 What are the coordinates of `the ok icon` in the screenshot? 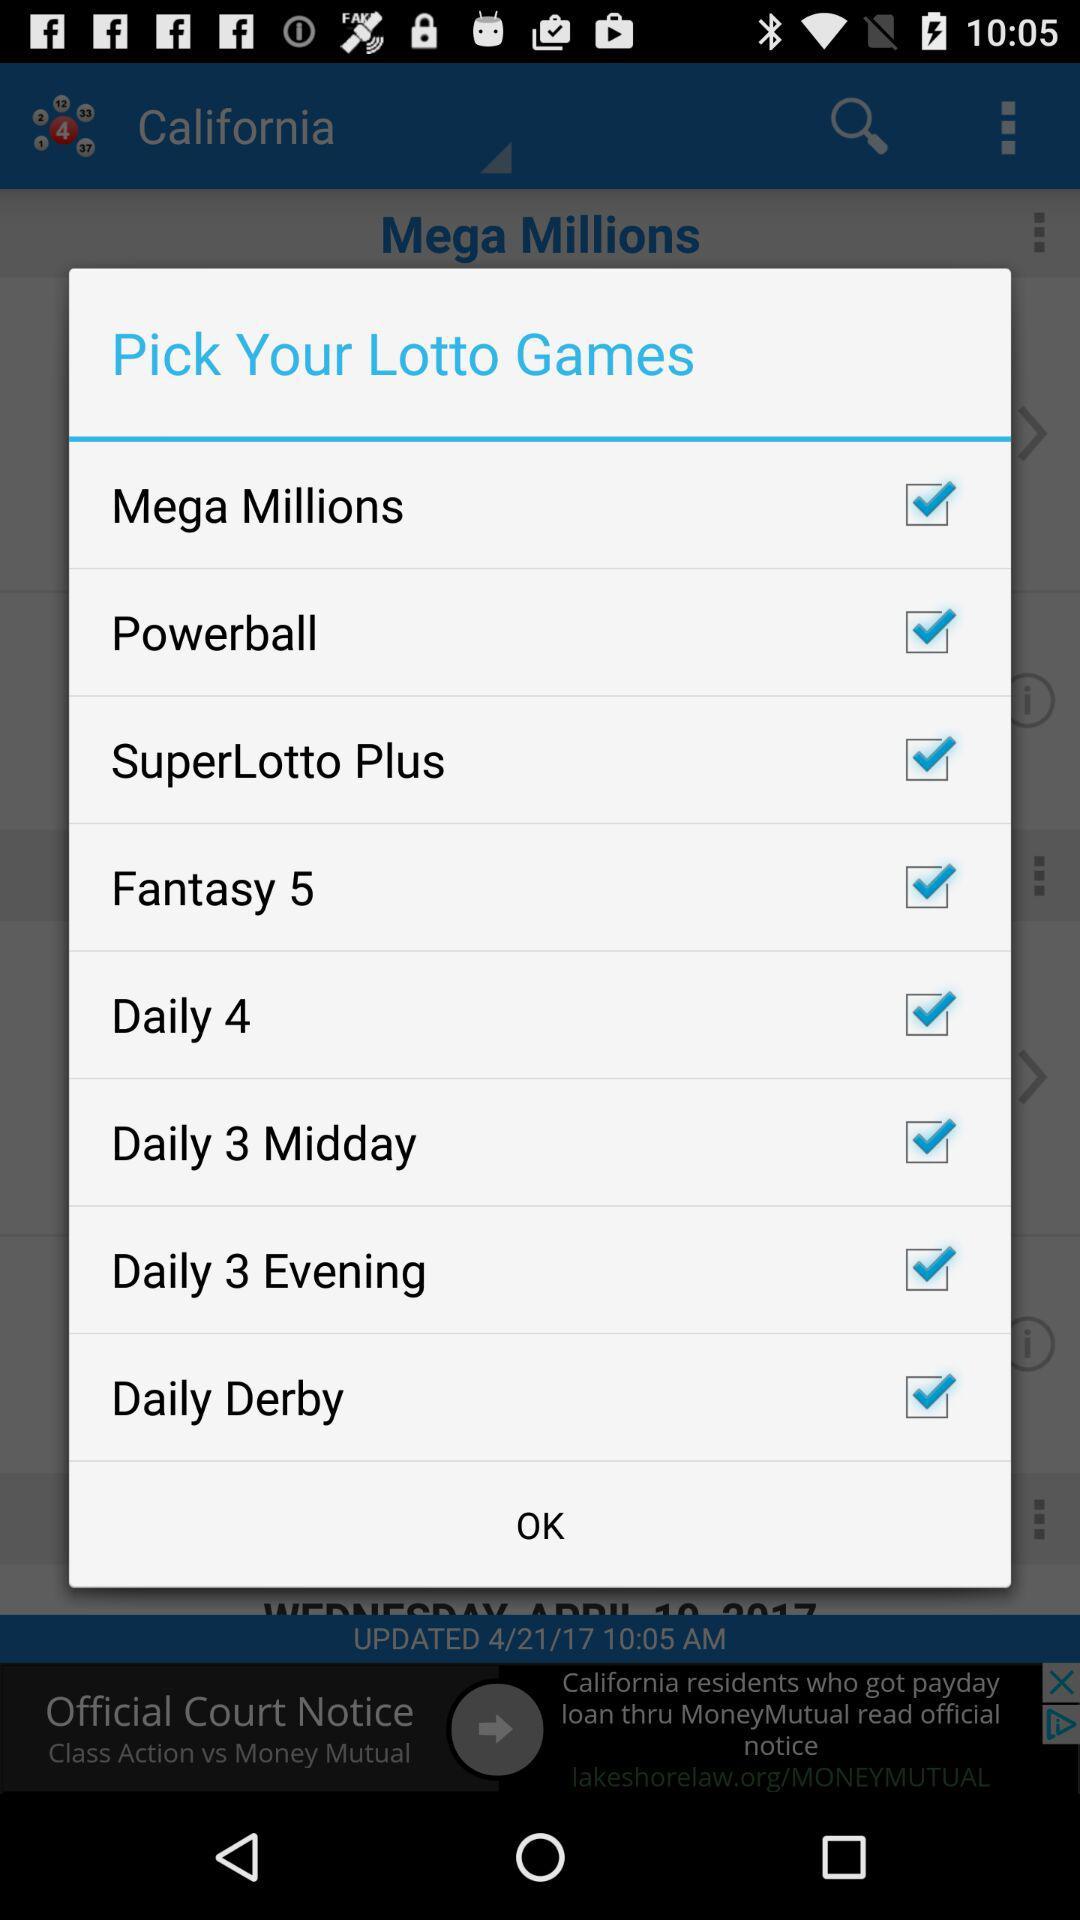 It's located at (540, 1523).